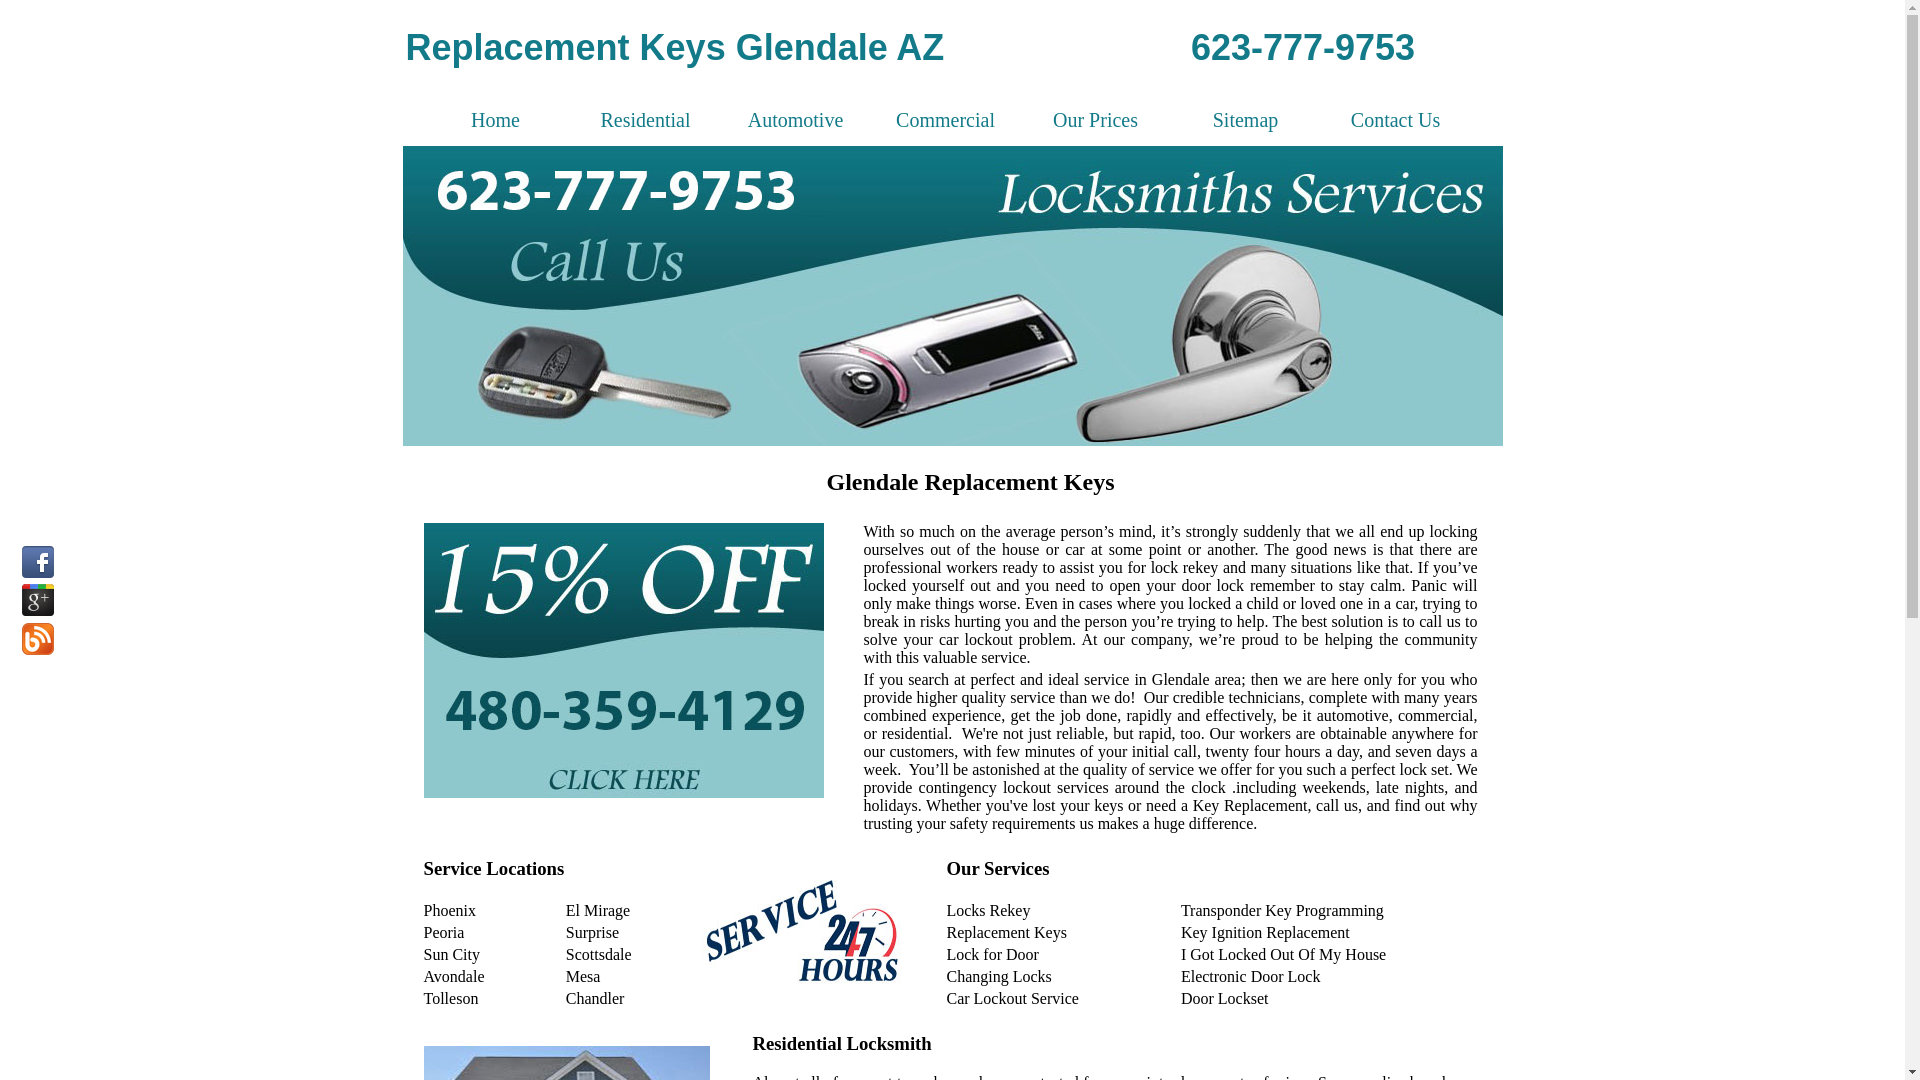  Describe the element at coordinates (1283, 953) in the screenshot. I see `'I Got Locked Out Of My House'` at that location.